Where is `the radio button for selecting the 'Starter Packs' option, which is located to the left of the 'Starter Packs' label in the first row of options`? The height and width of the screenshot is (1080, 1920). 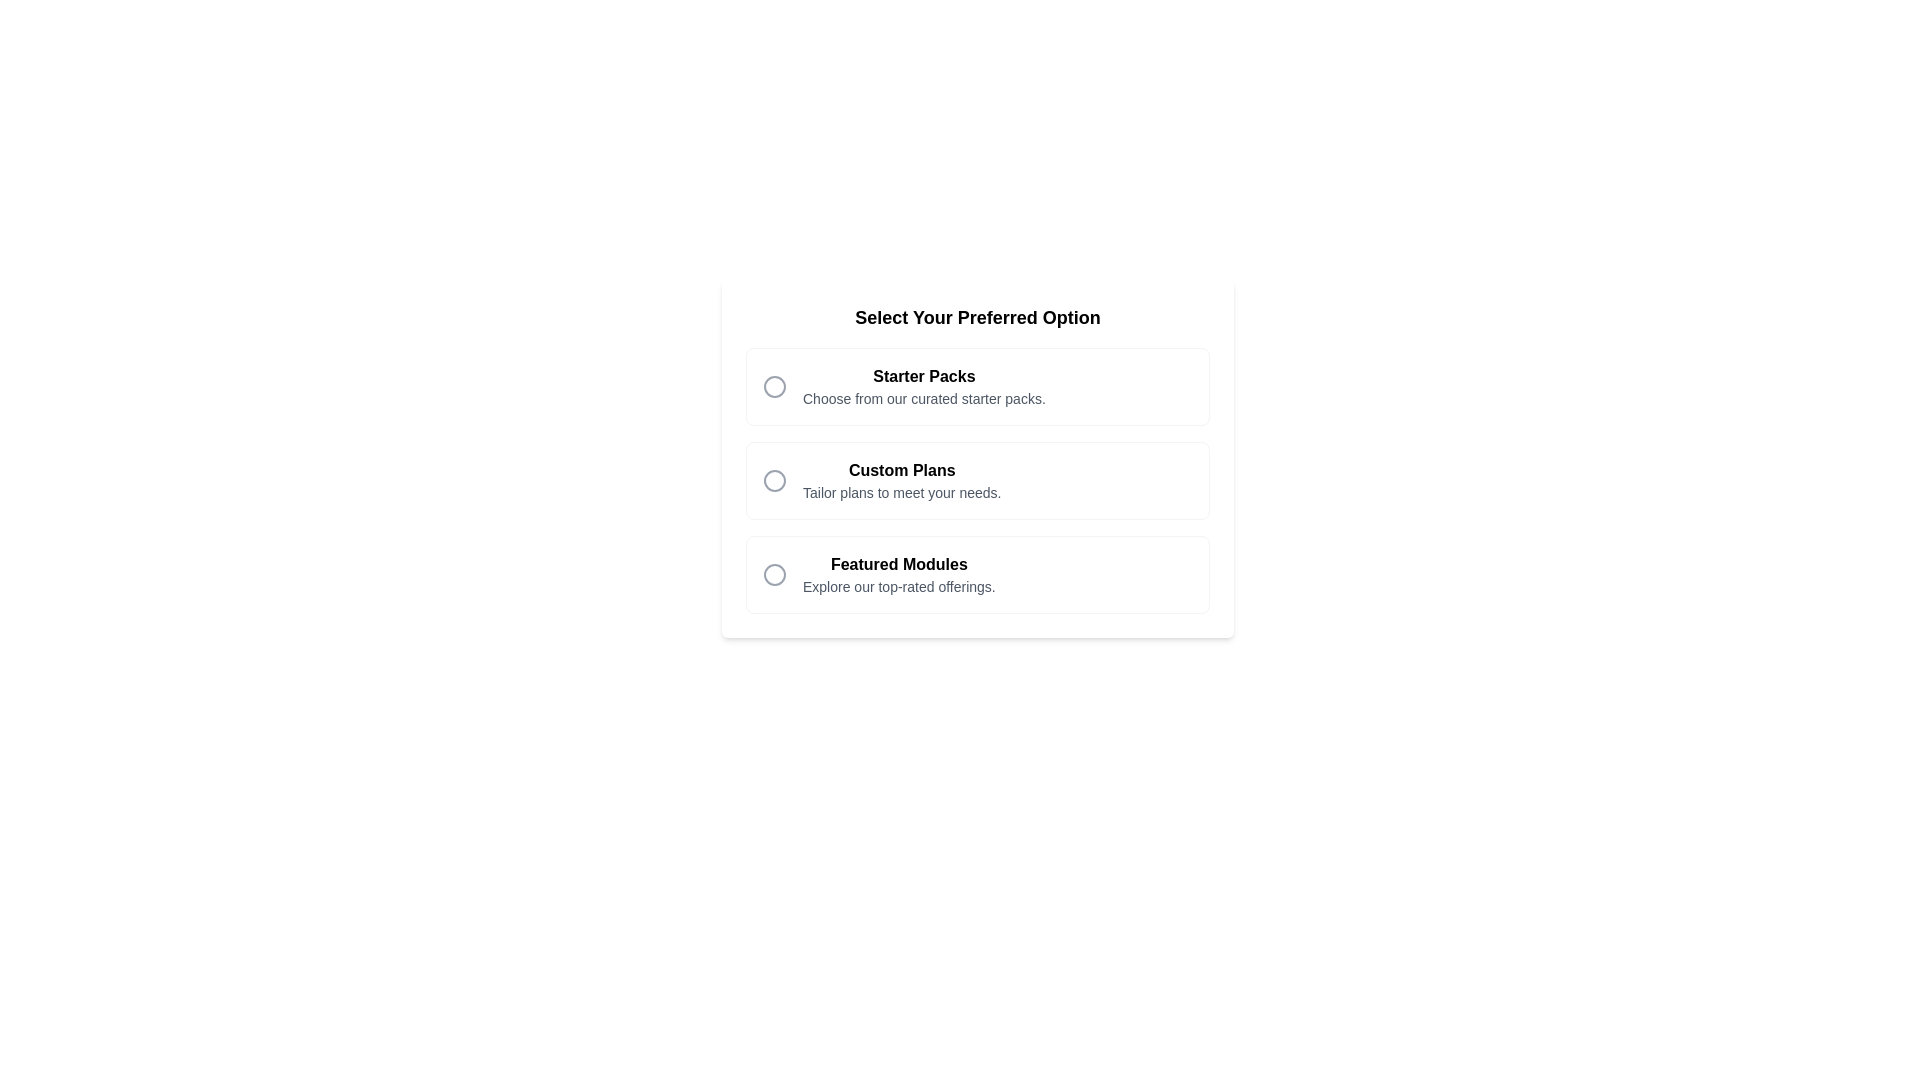 the radio button for selecting the 'Starter Packs' option, which is located to the left of the 'Starter Packs' label in the first row of options is located at coordinates (773, 386).